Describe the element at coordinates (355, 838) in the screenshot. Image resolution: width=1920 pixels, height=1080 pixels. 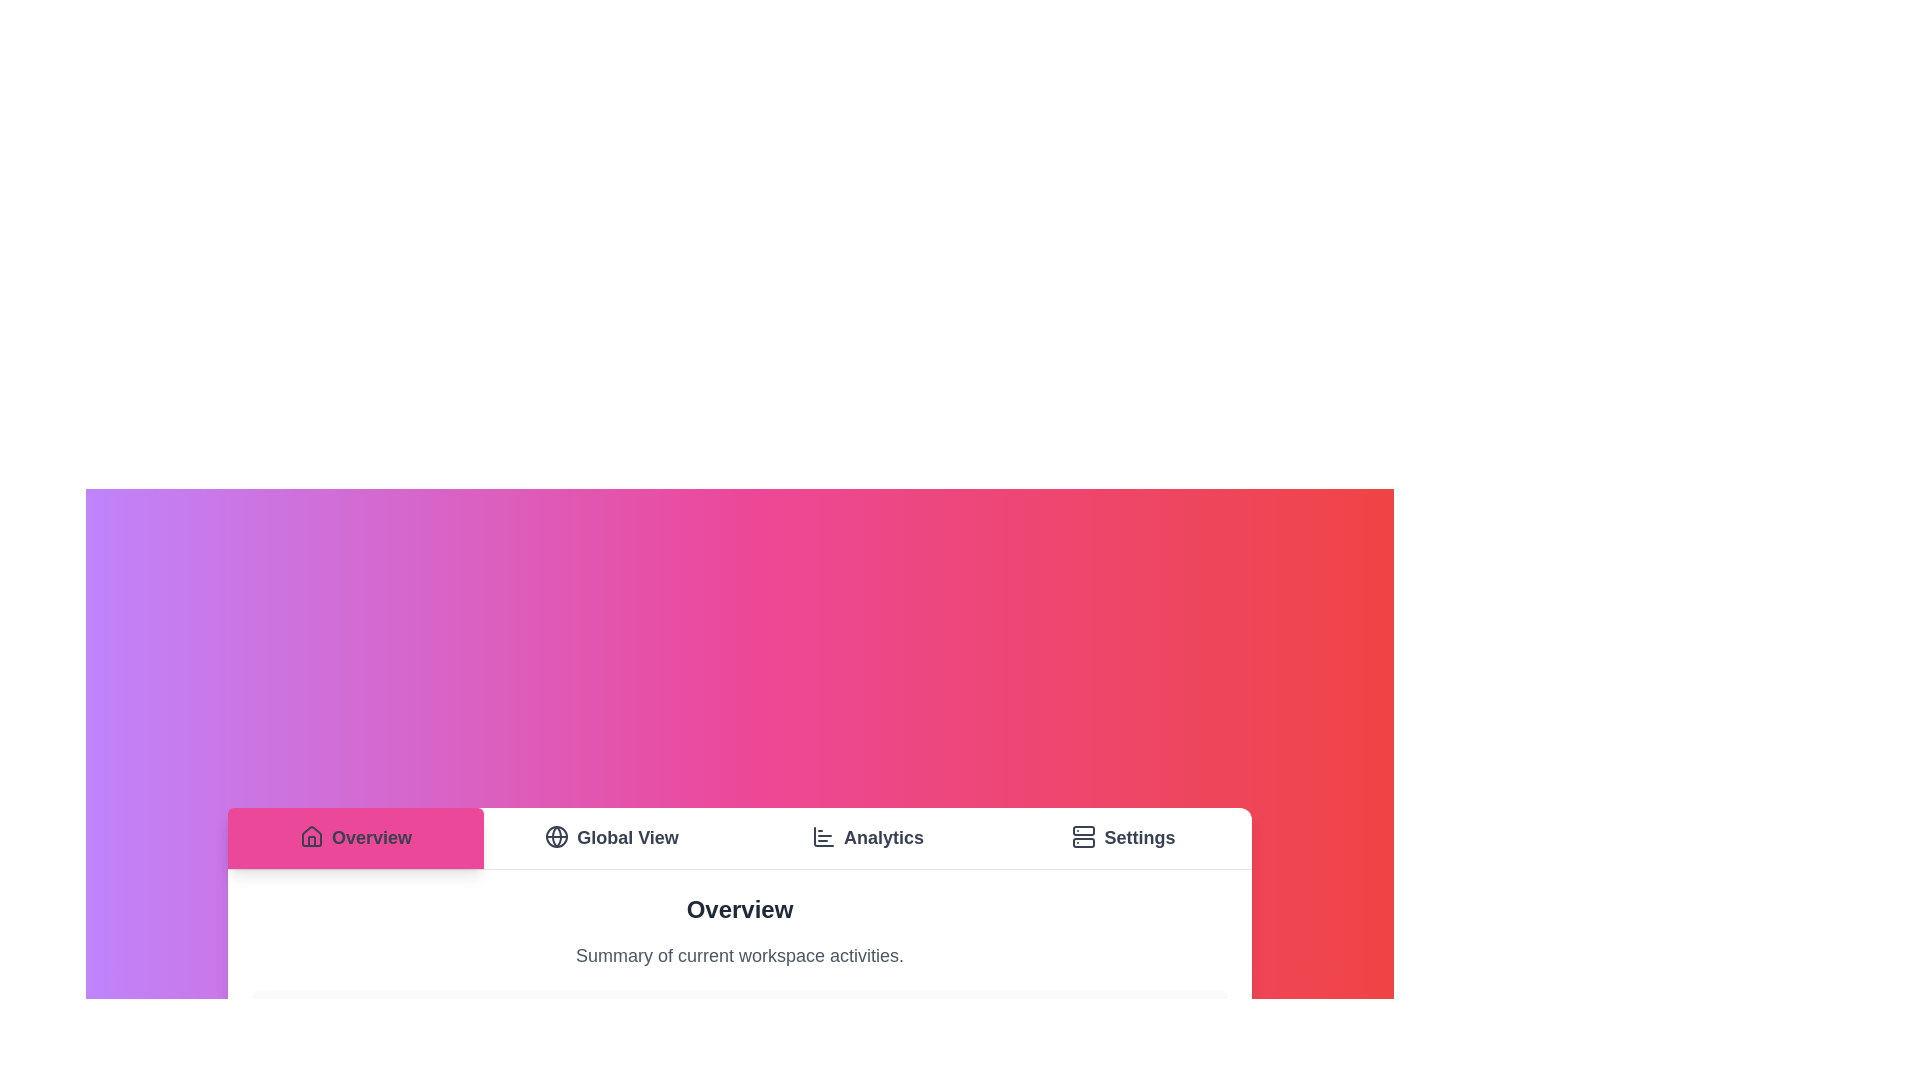
I see `the Overview tab by clicking on it` at that location.